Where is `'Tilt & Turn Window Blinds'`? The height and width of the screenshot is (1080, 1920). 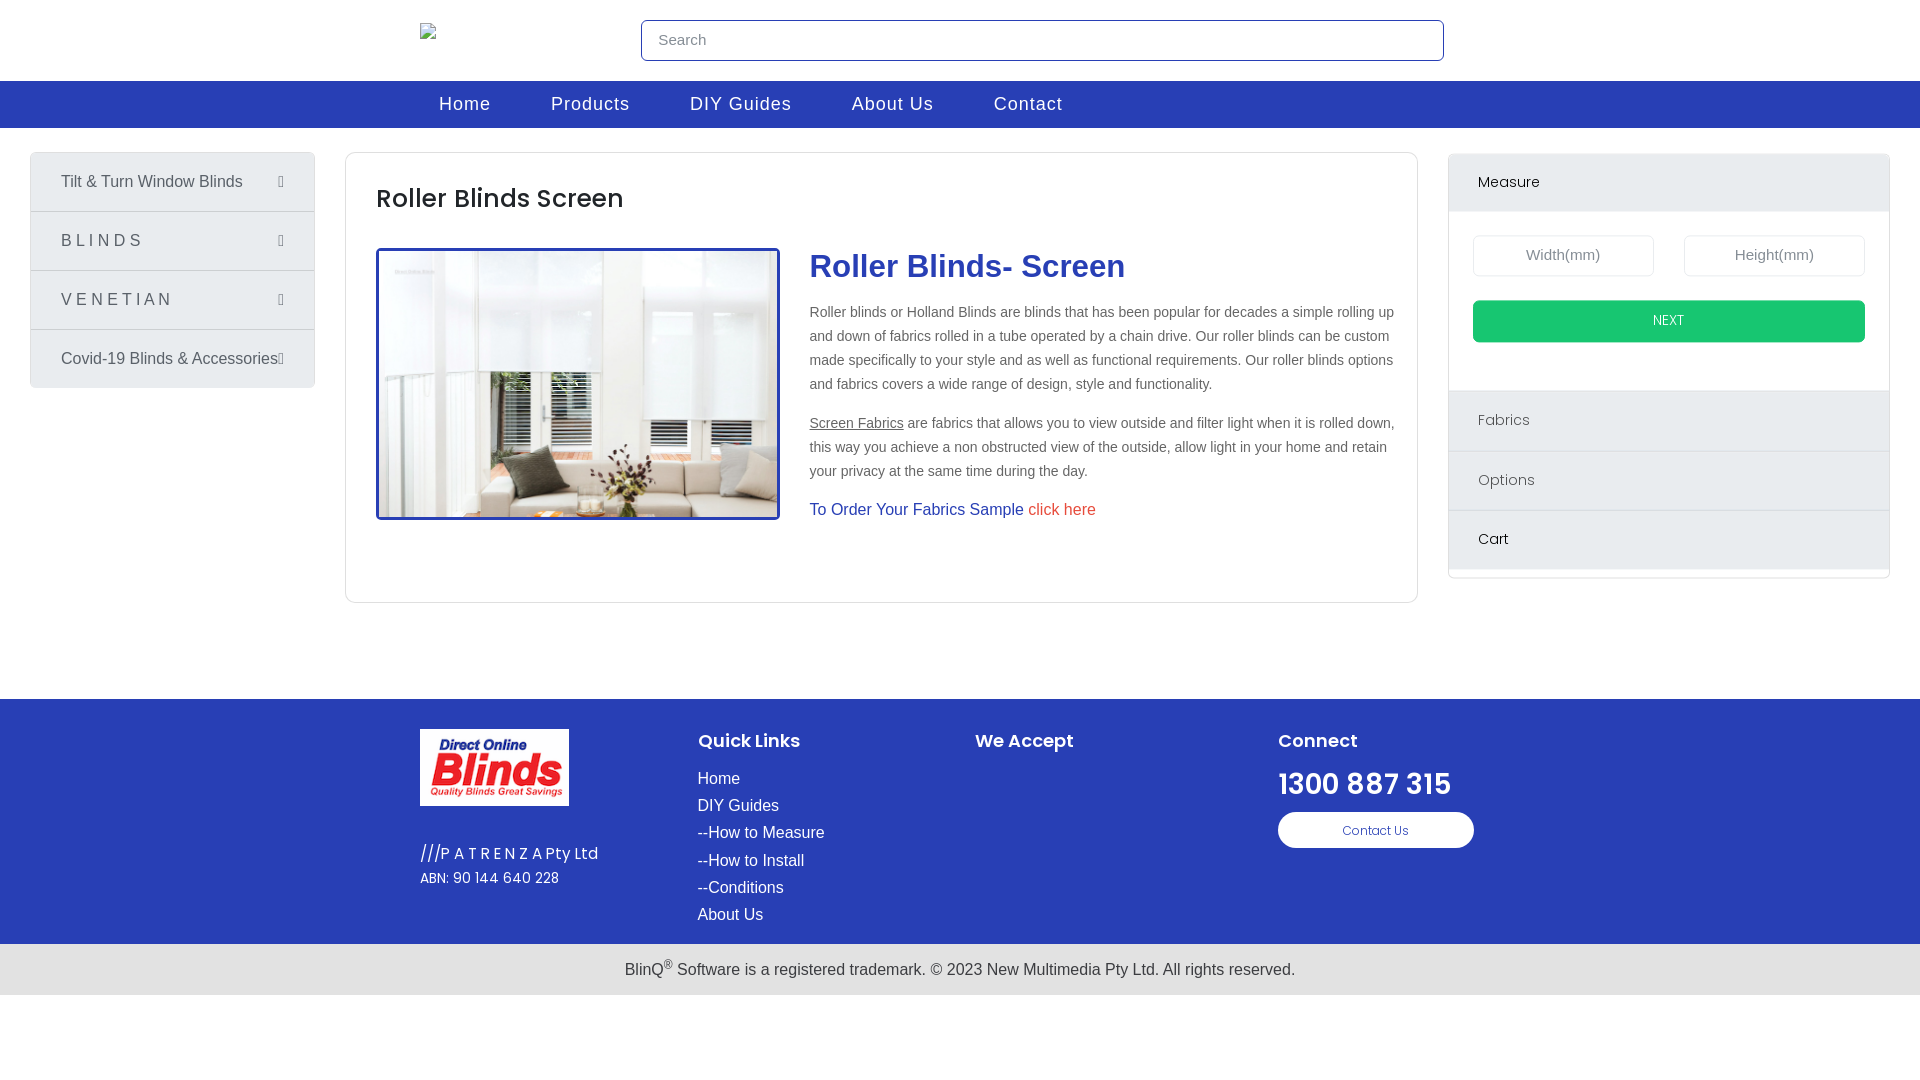 'Tilt & Turn Window Blinds' is located at coordinates (151, 181).